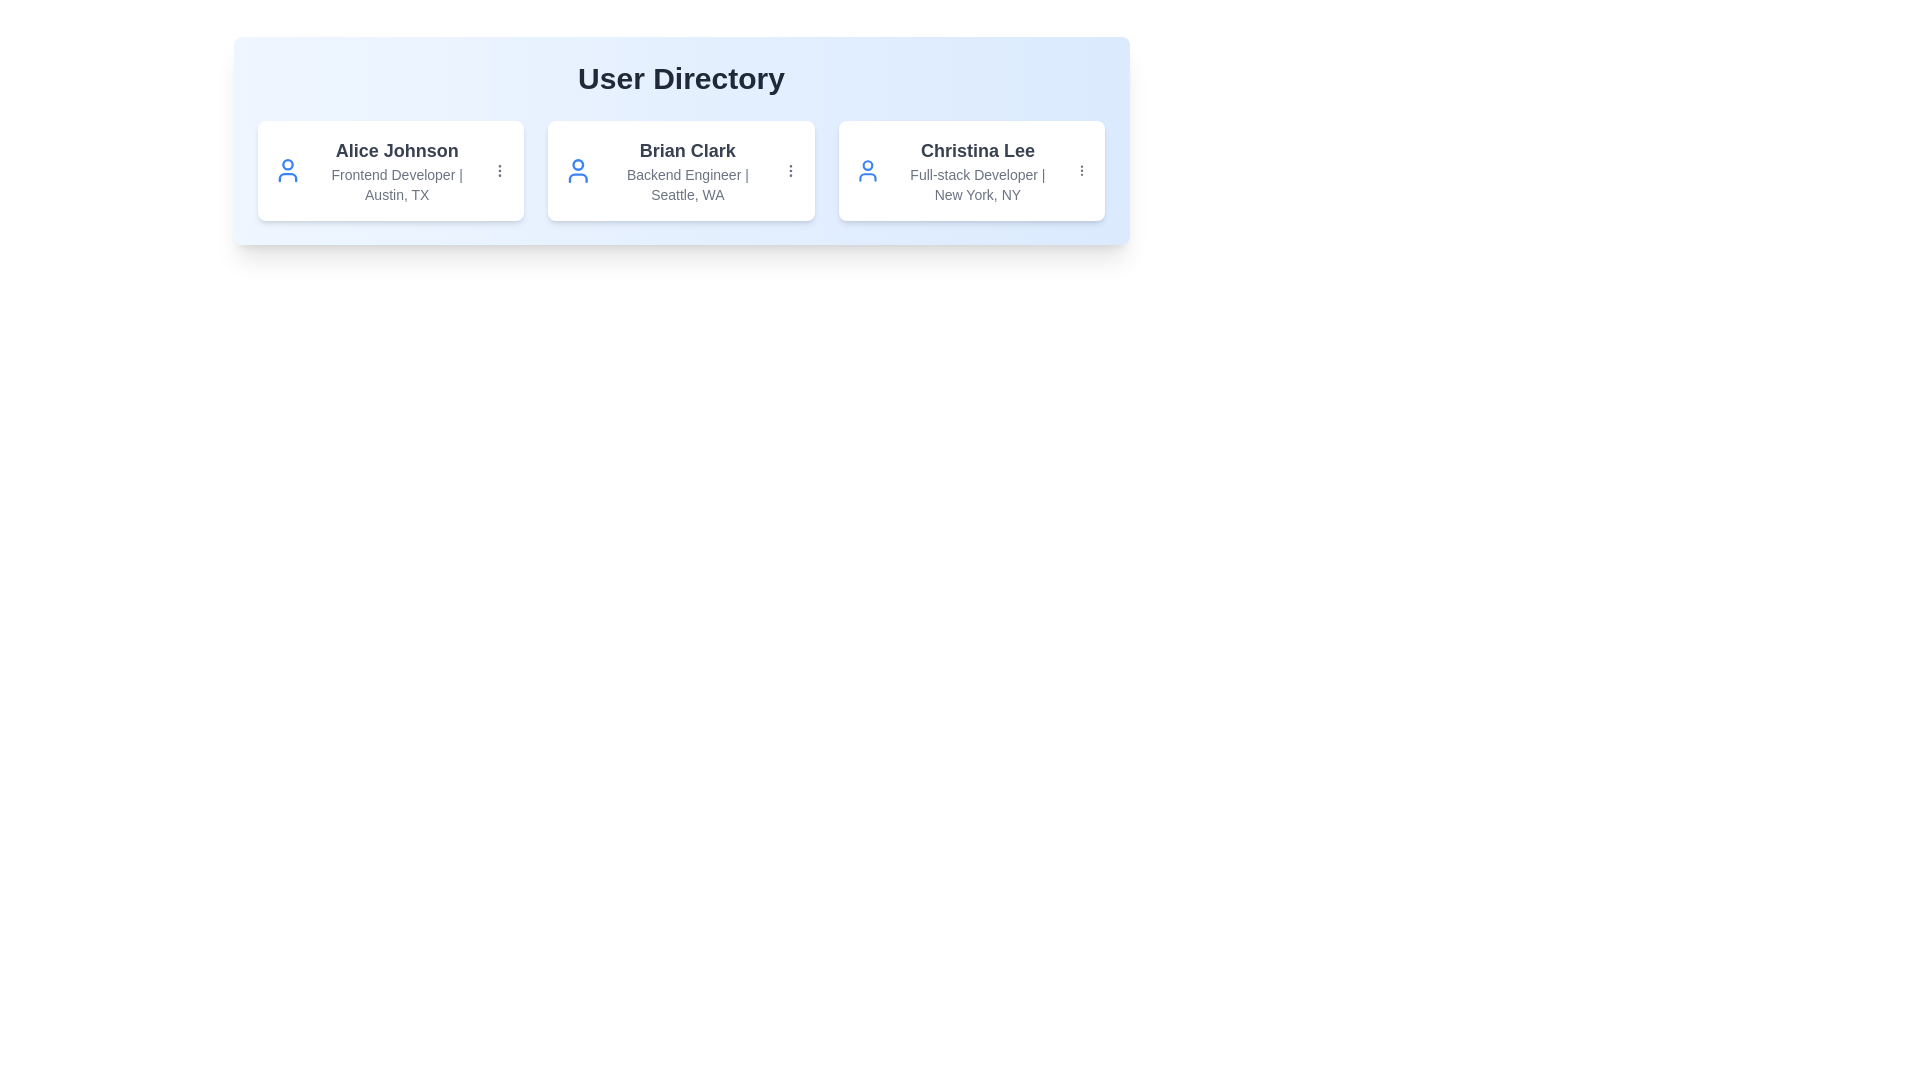 The height and width of the screenshot is (1080, 1920). I want to click on the user card for Alice Johnson to activate the scale effect, so click(390, 169).